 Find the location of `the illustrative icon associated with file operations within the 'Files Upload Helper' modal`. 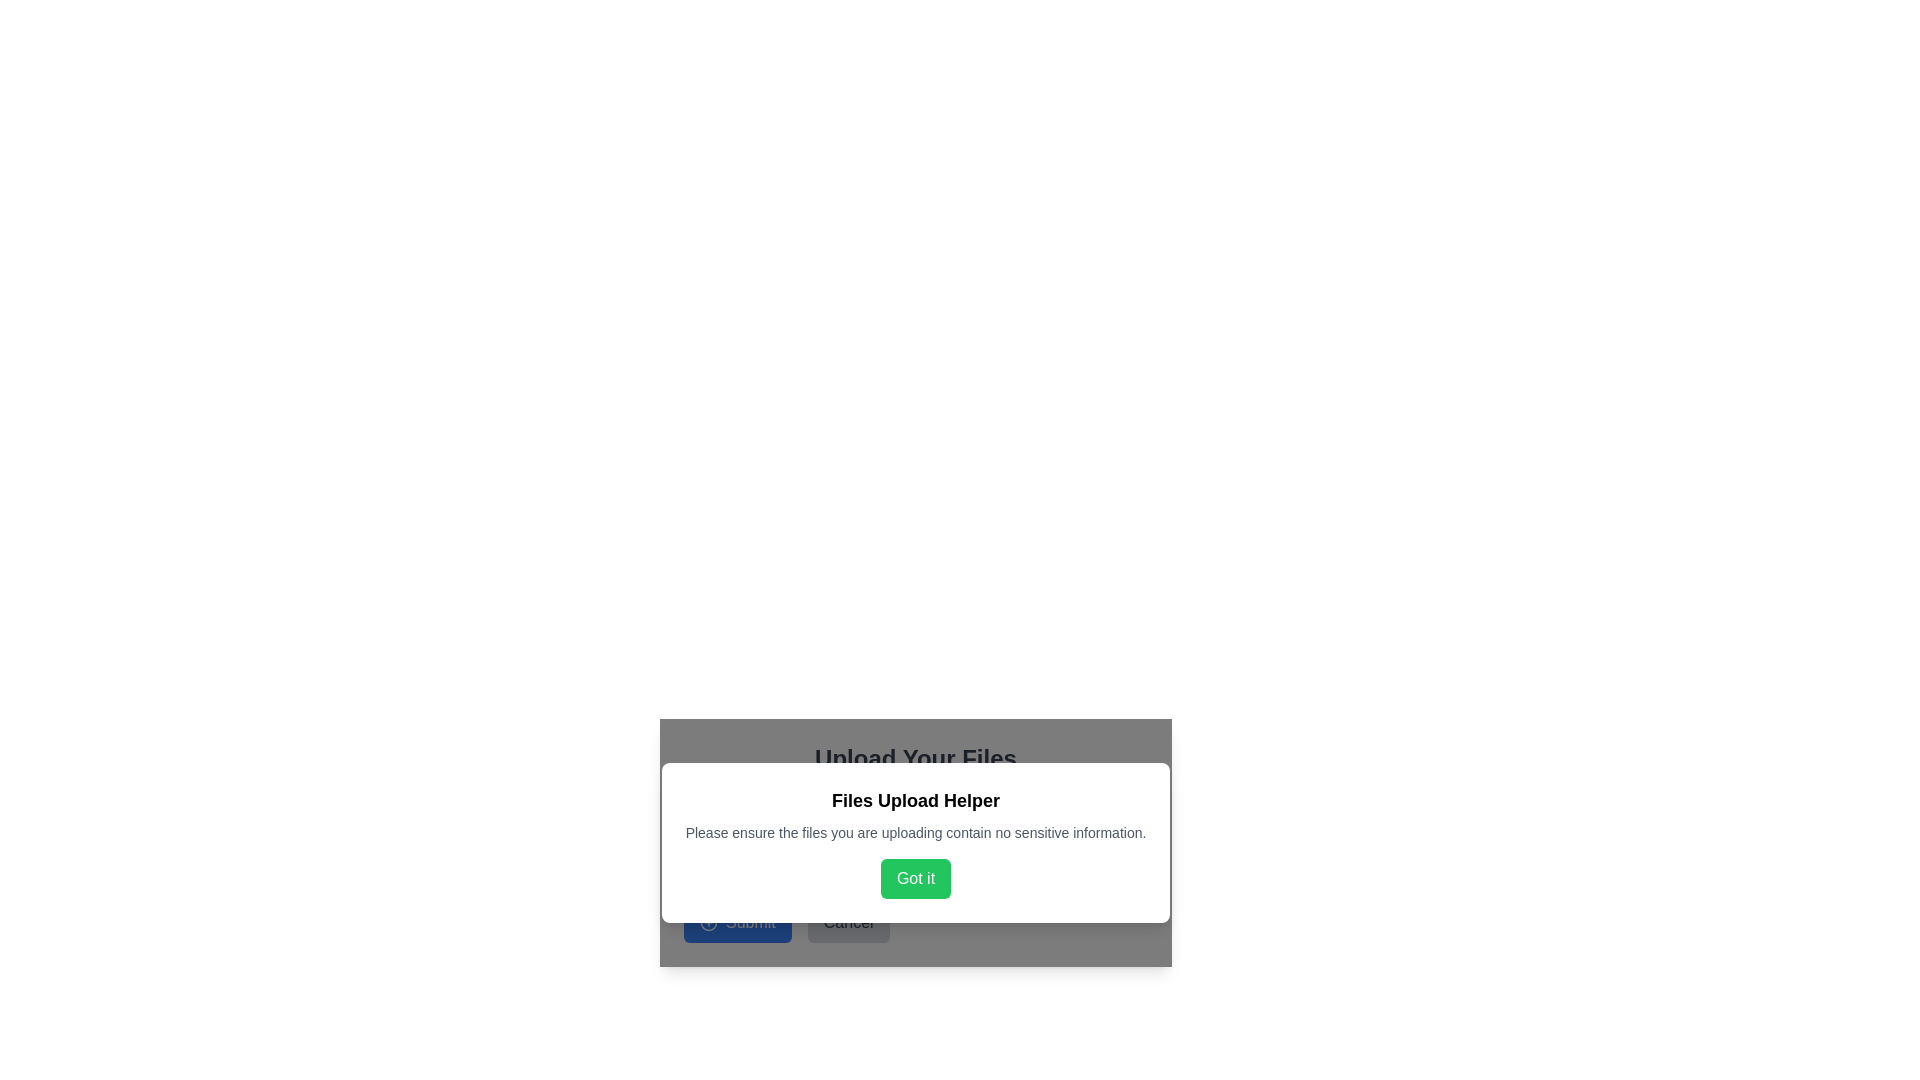

the illustrative icon associated with file operations within the 'Files Upload Helper' modal is located at coordinates (915, 833).